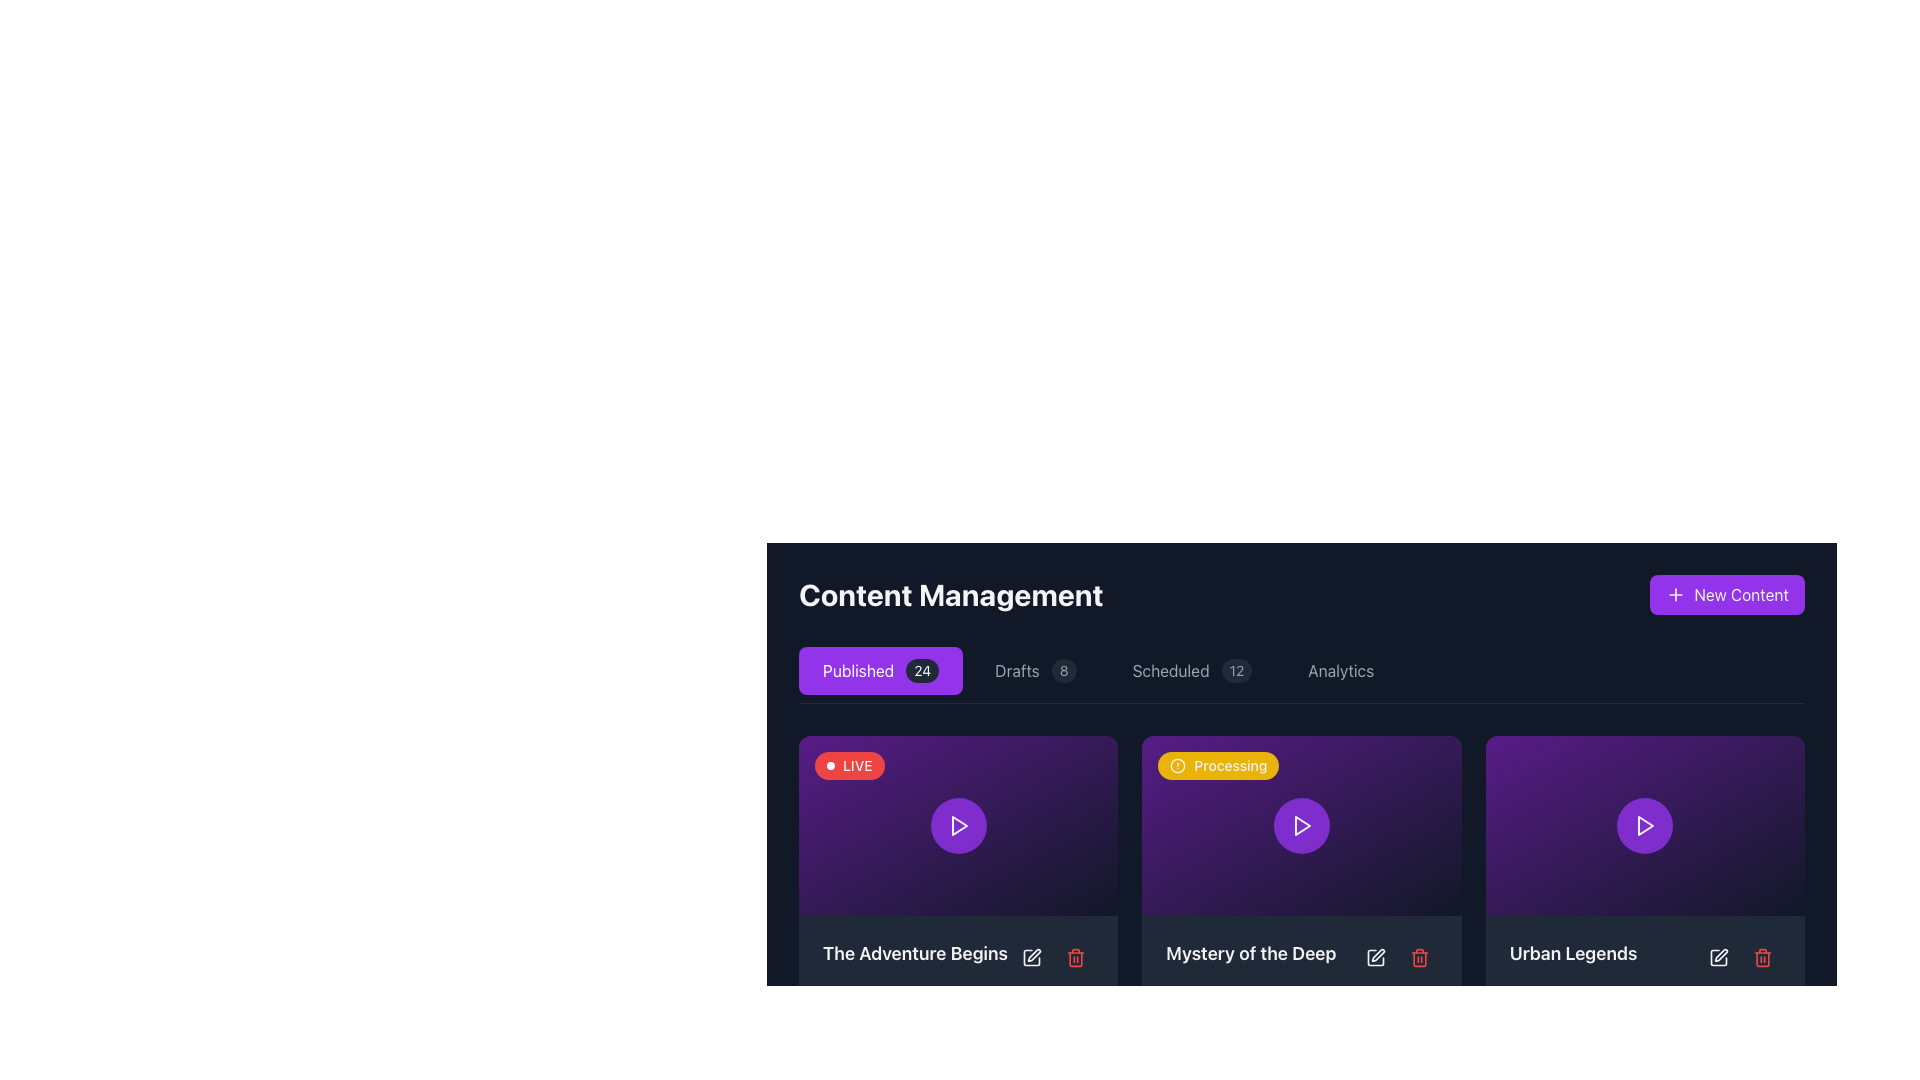 The width and height of the screenshot is (1920, 1080). I want to click on the Navigation Tab with a Badge located in the top bar of the interface, third among the navigation buttons, so click(1192, 671).